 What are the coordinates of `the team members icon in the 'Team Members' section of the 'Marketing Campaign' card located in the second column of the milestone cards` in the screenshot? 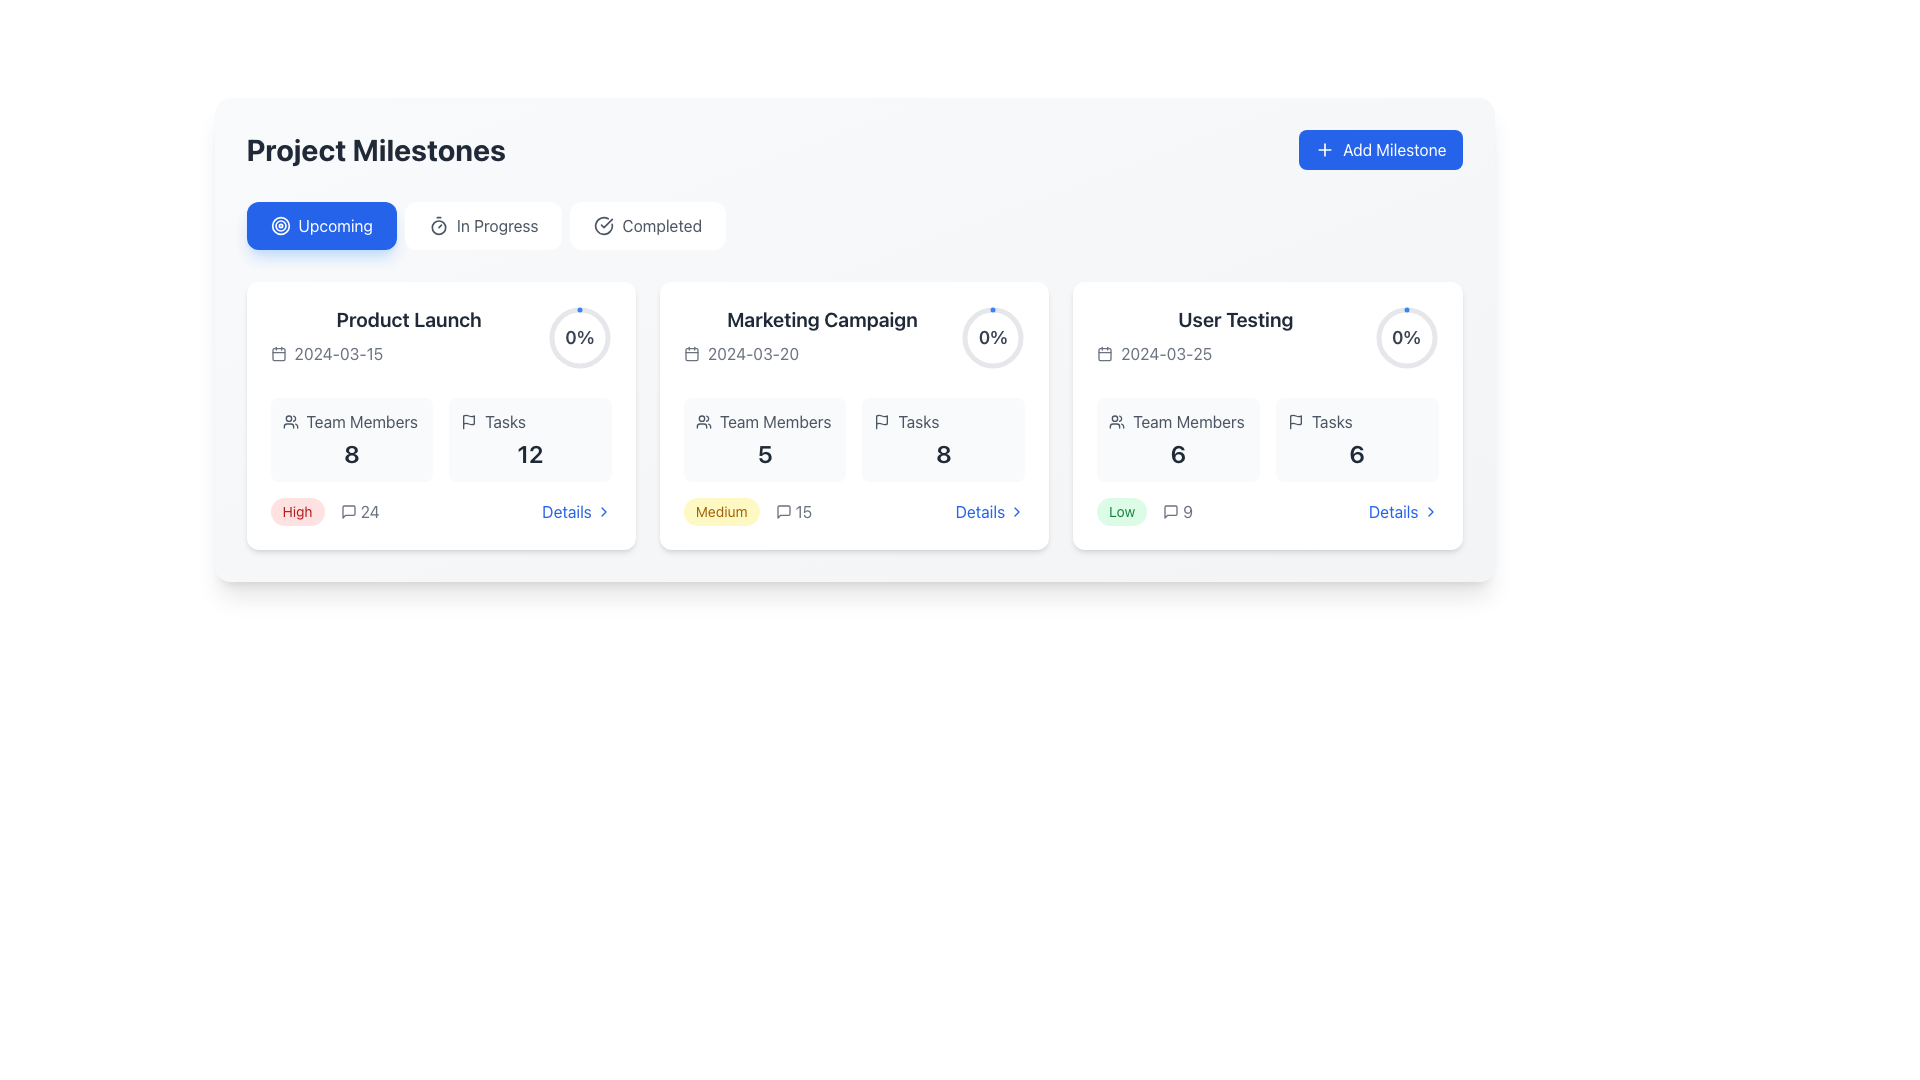 It's located at (703, 420).